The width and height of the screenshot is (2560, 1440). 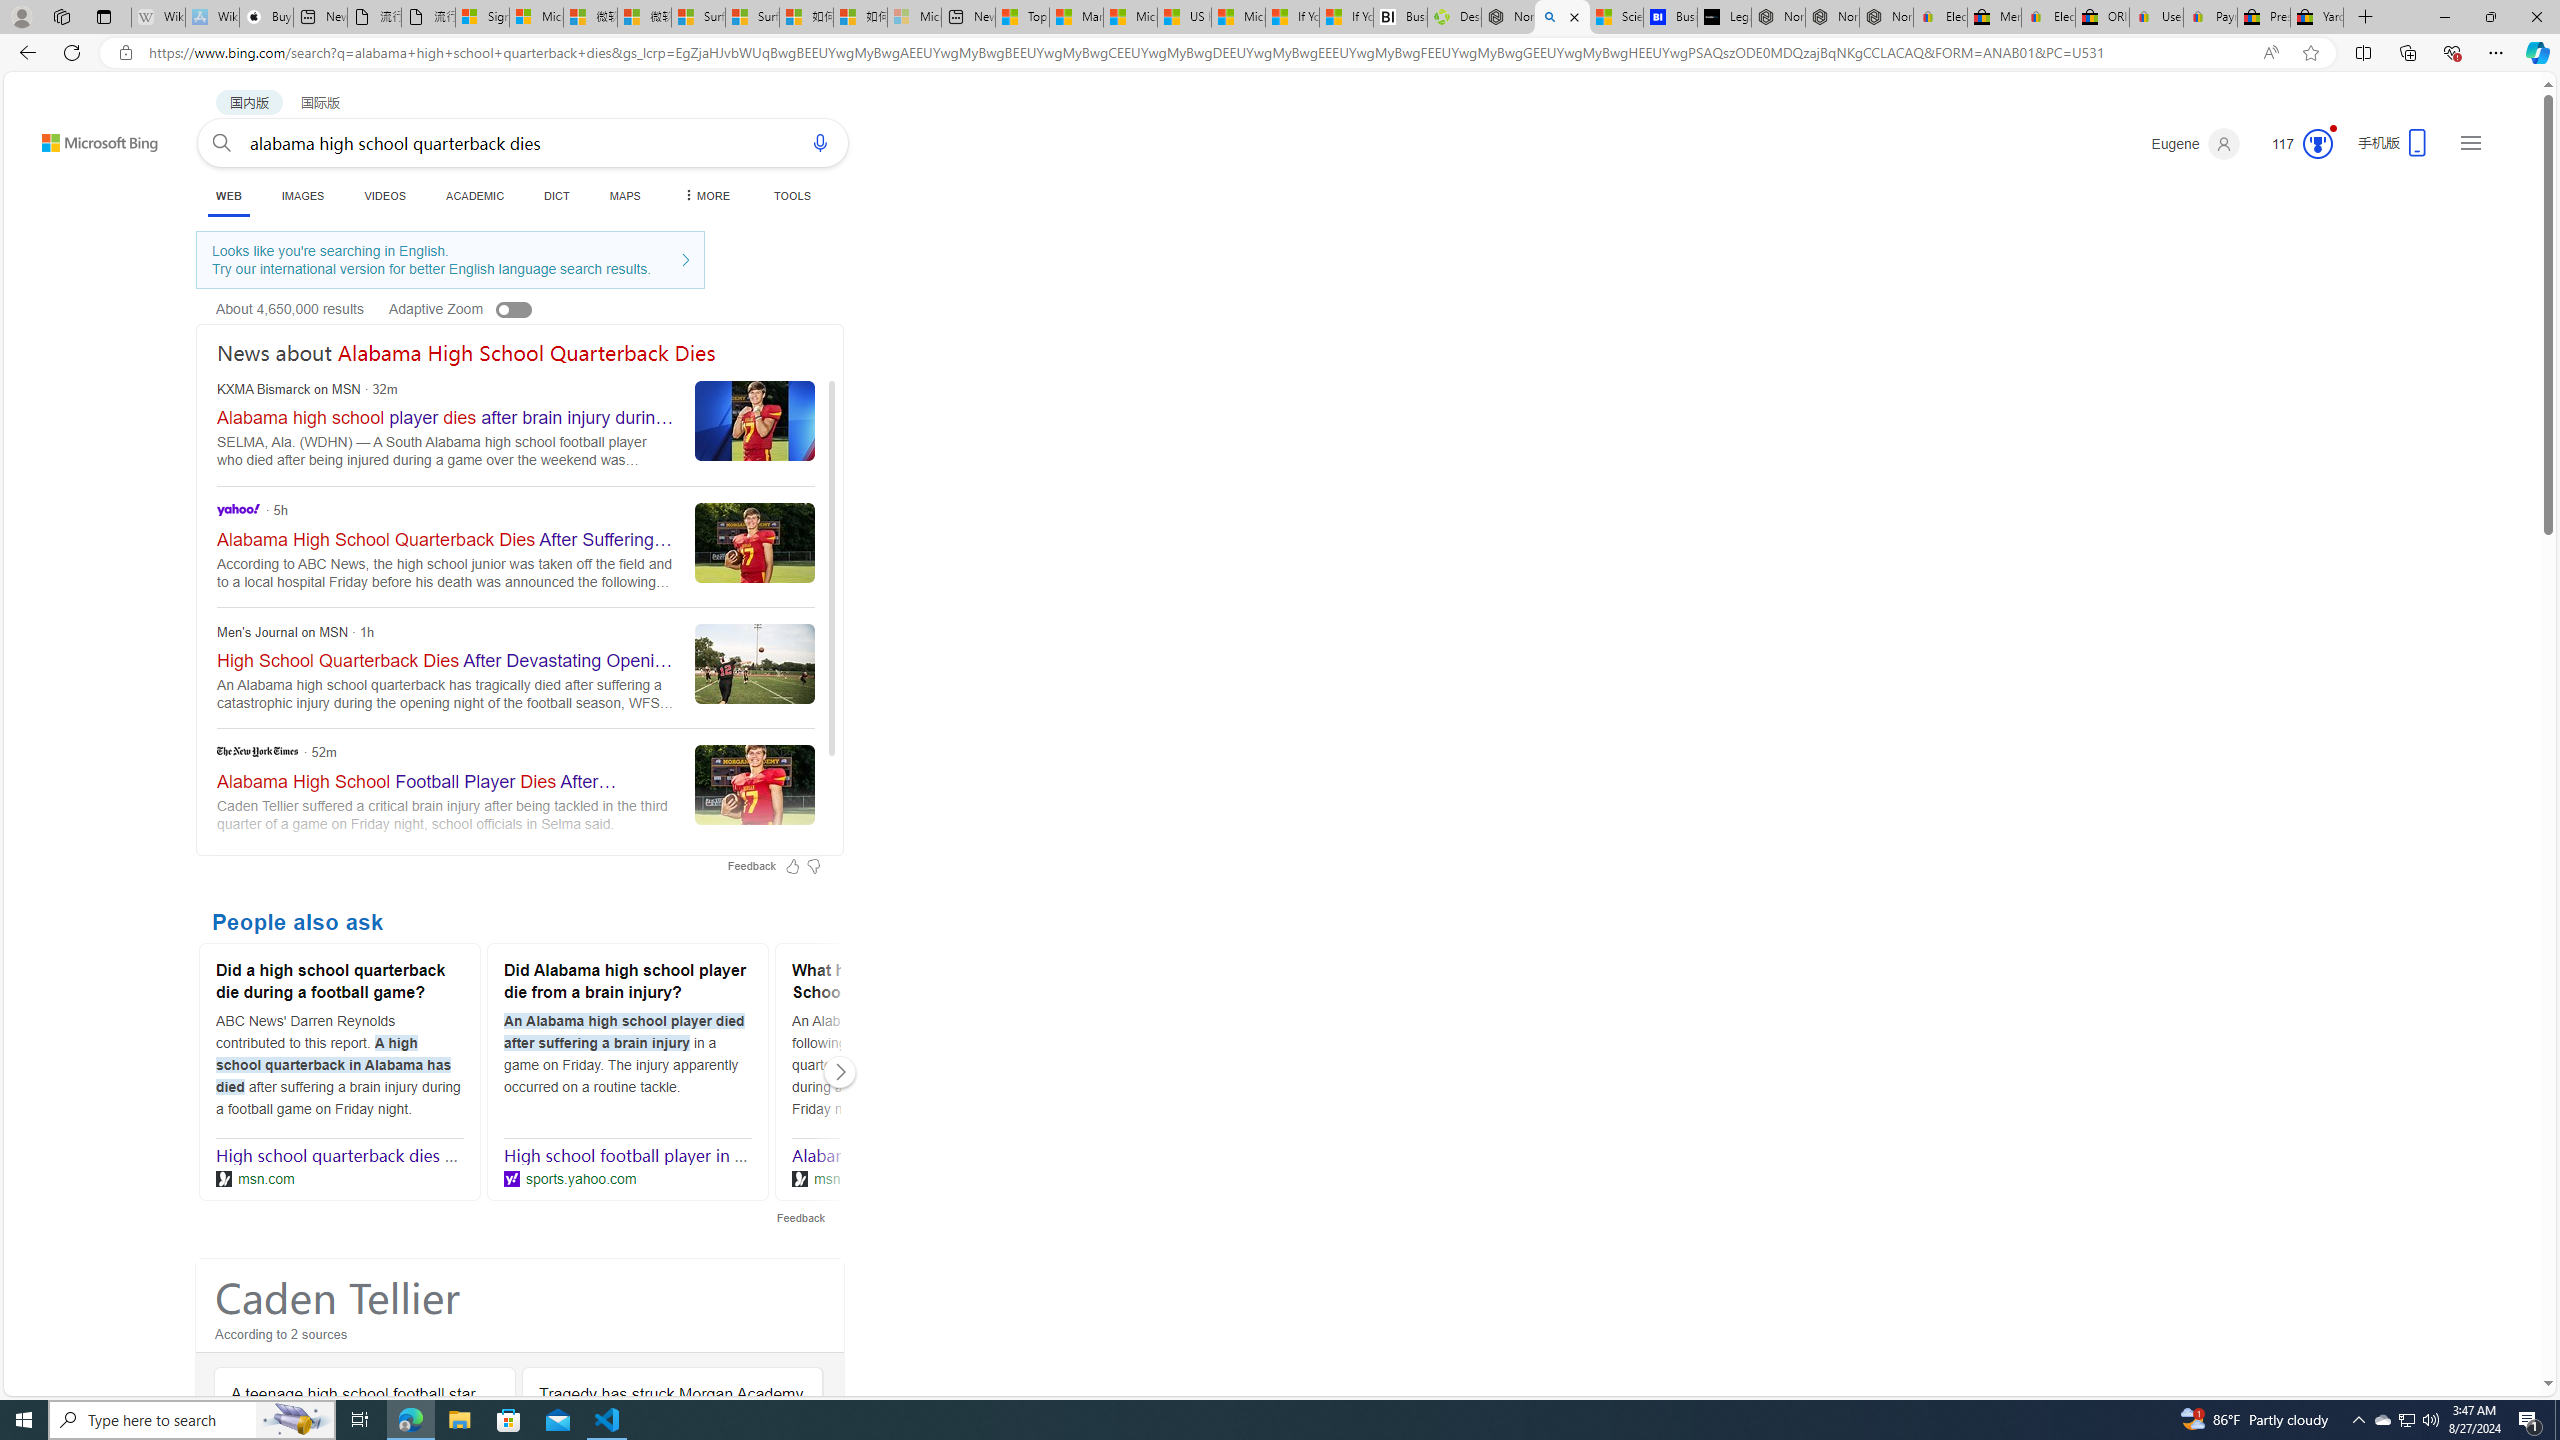 I want to click on 'The New York Times', so click(x=256, y=750).